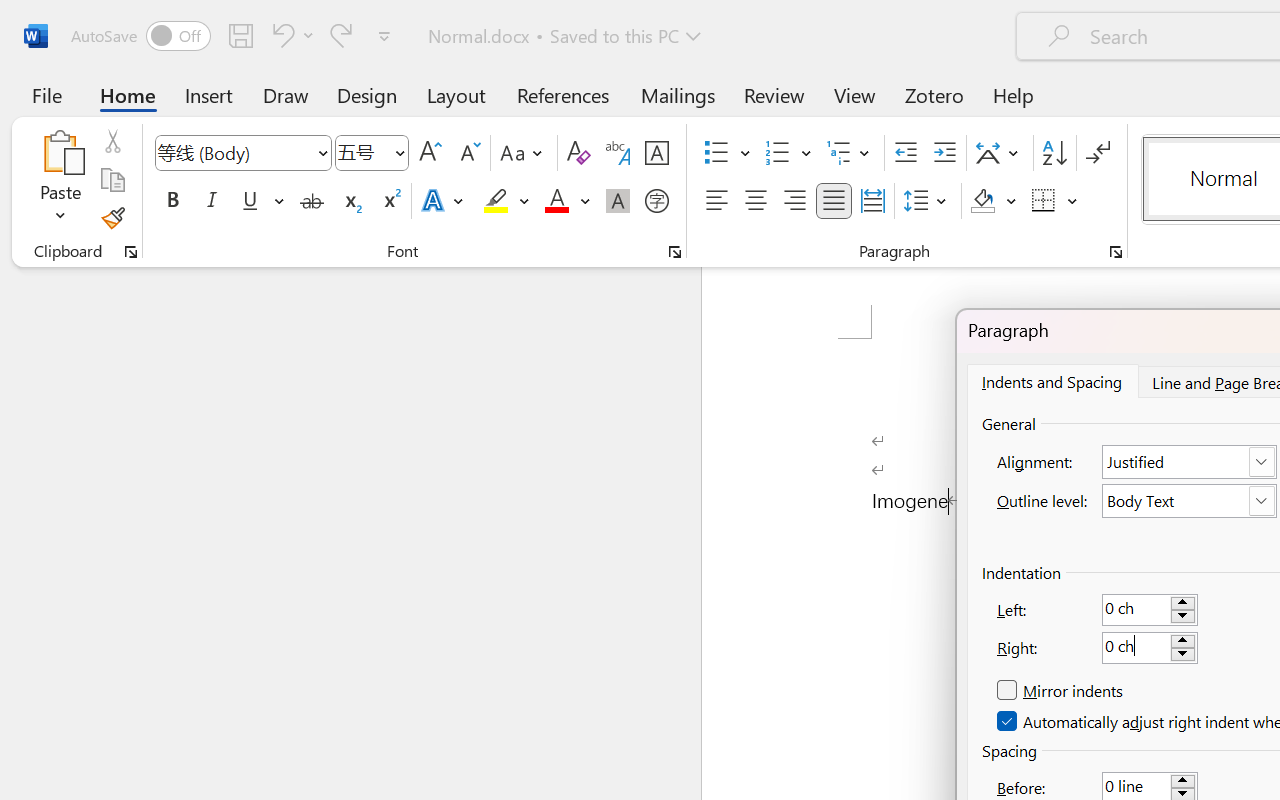  I want to click on 'Shading RGB(0, 0, 0)', so click(983, 201).